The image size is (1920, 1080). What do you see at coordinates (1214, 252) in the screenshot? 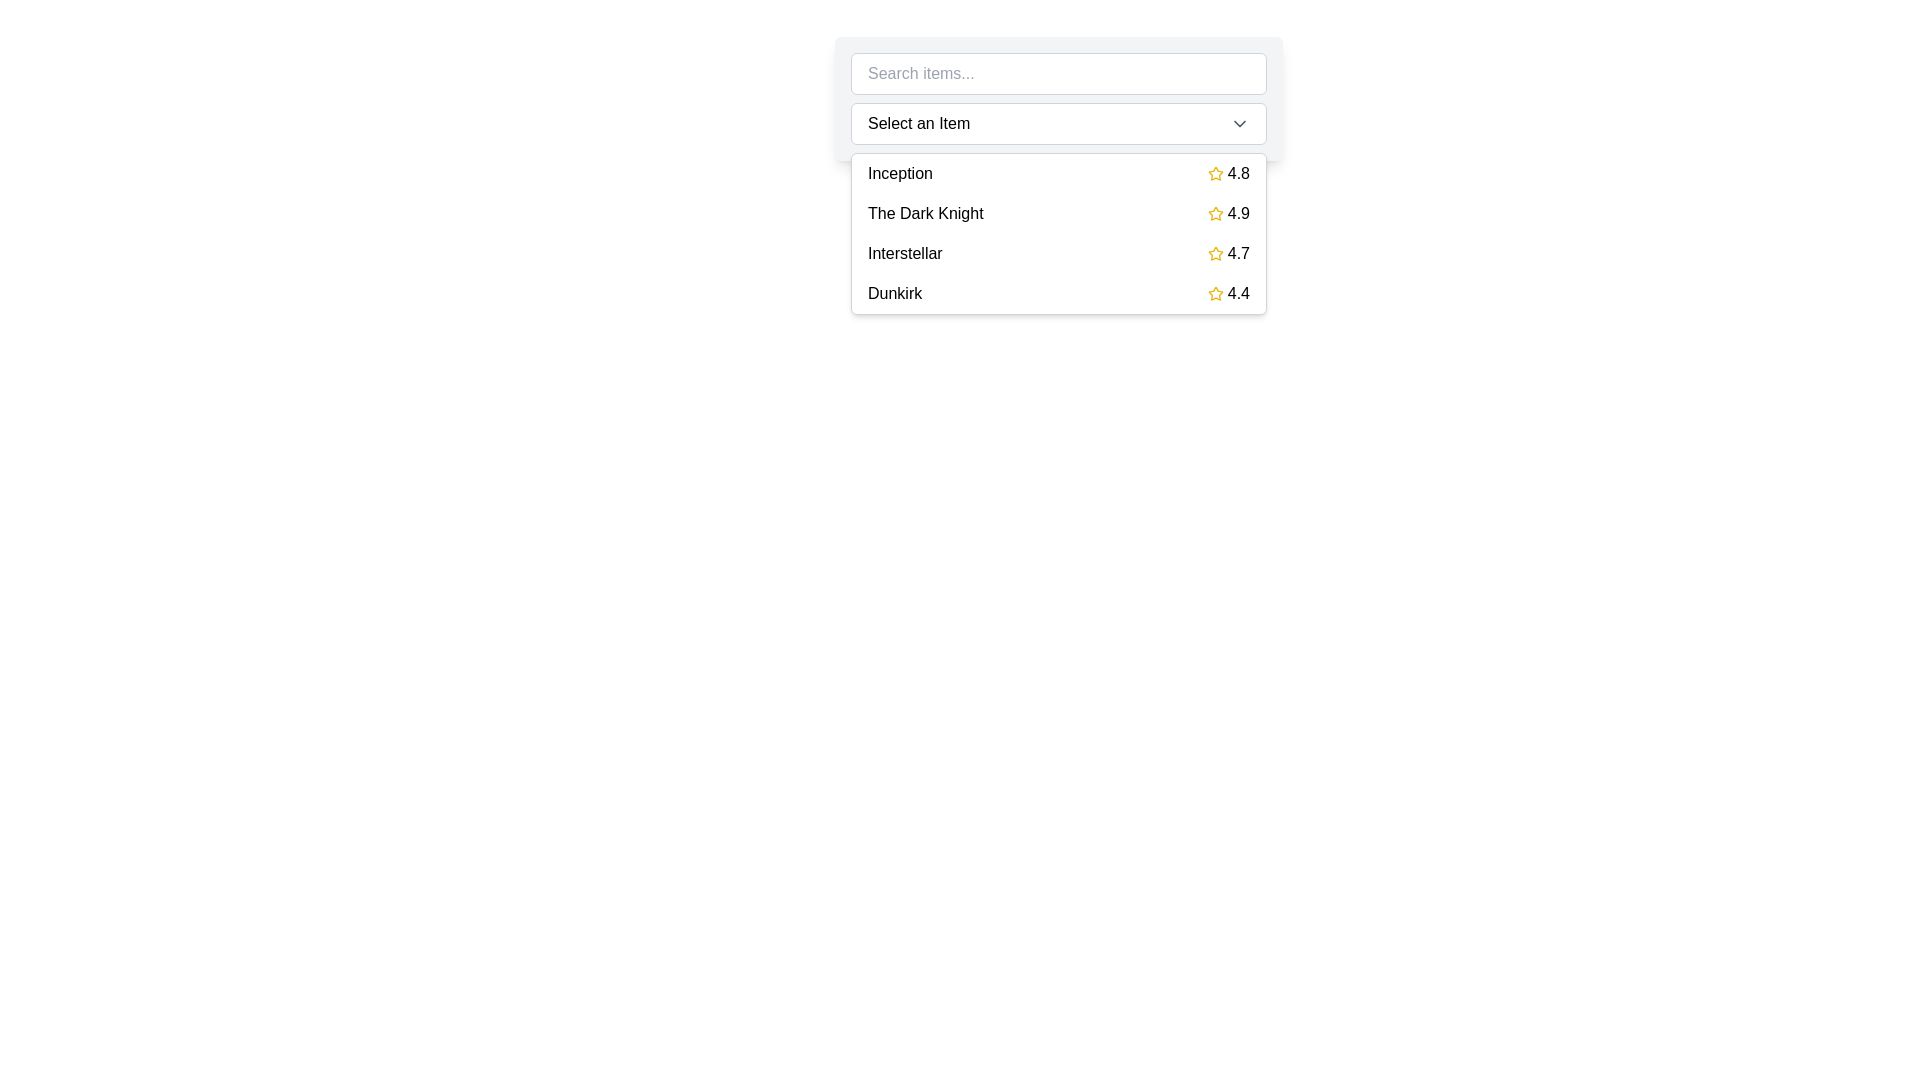
I see `the yellow star rating icon located in the third row of the dropdown list beside the text 'Interstellar'` at bounding box center [1214, 252].